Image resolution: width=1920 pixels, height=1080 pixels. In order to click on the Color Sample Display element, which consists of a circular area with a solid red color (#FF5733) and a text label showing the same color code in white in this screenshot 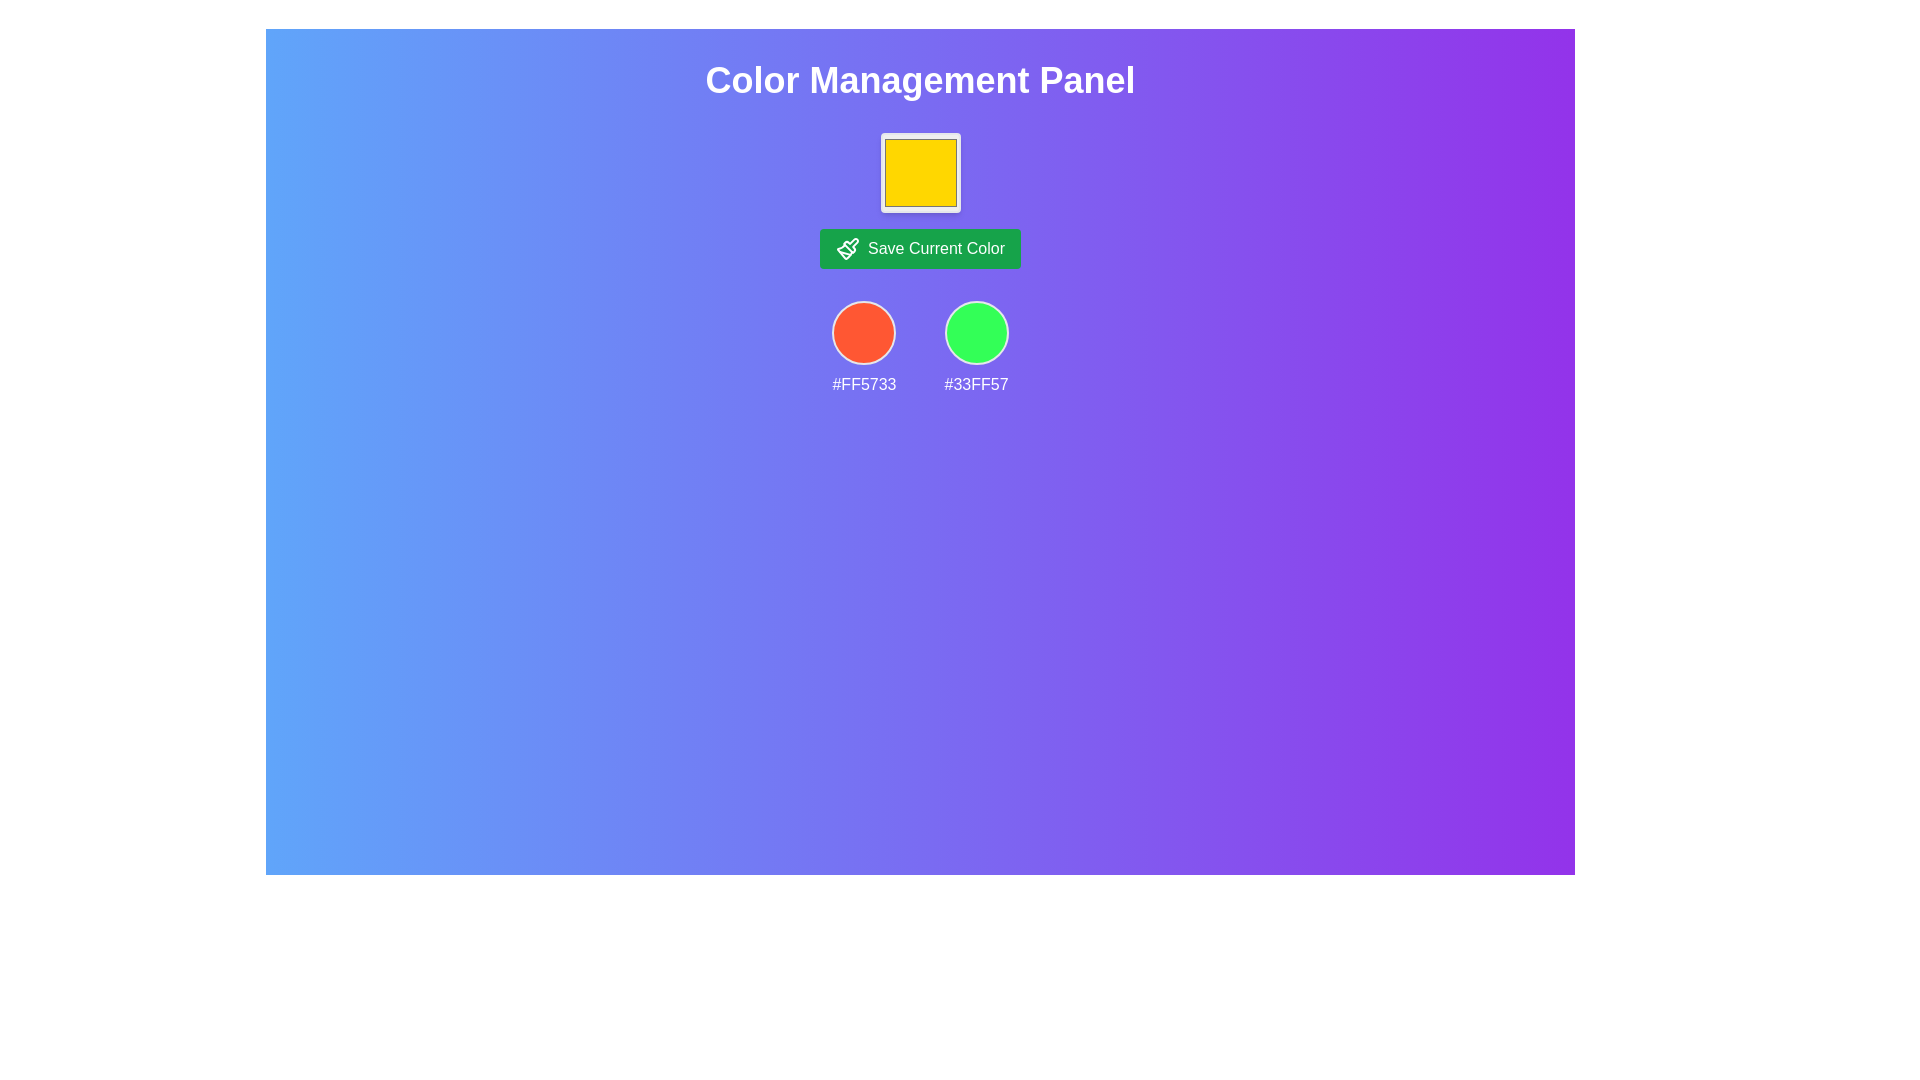, I will do `click(864, 347)`.